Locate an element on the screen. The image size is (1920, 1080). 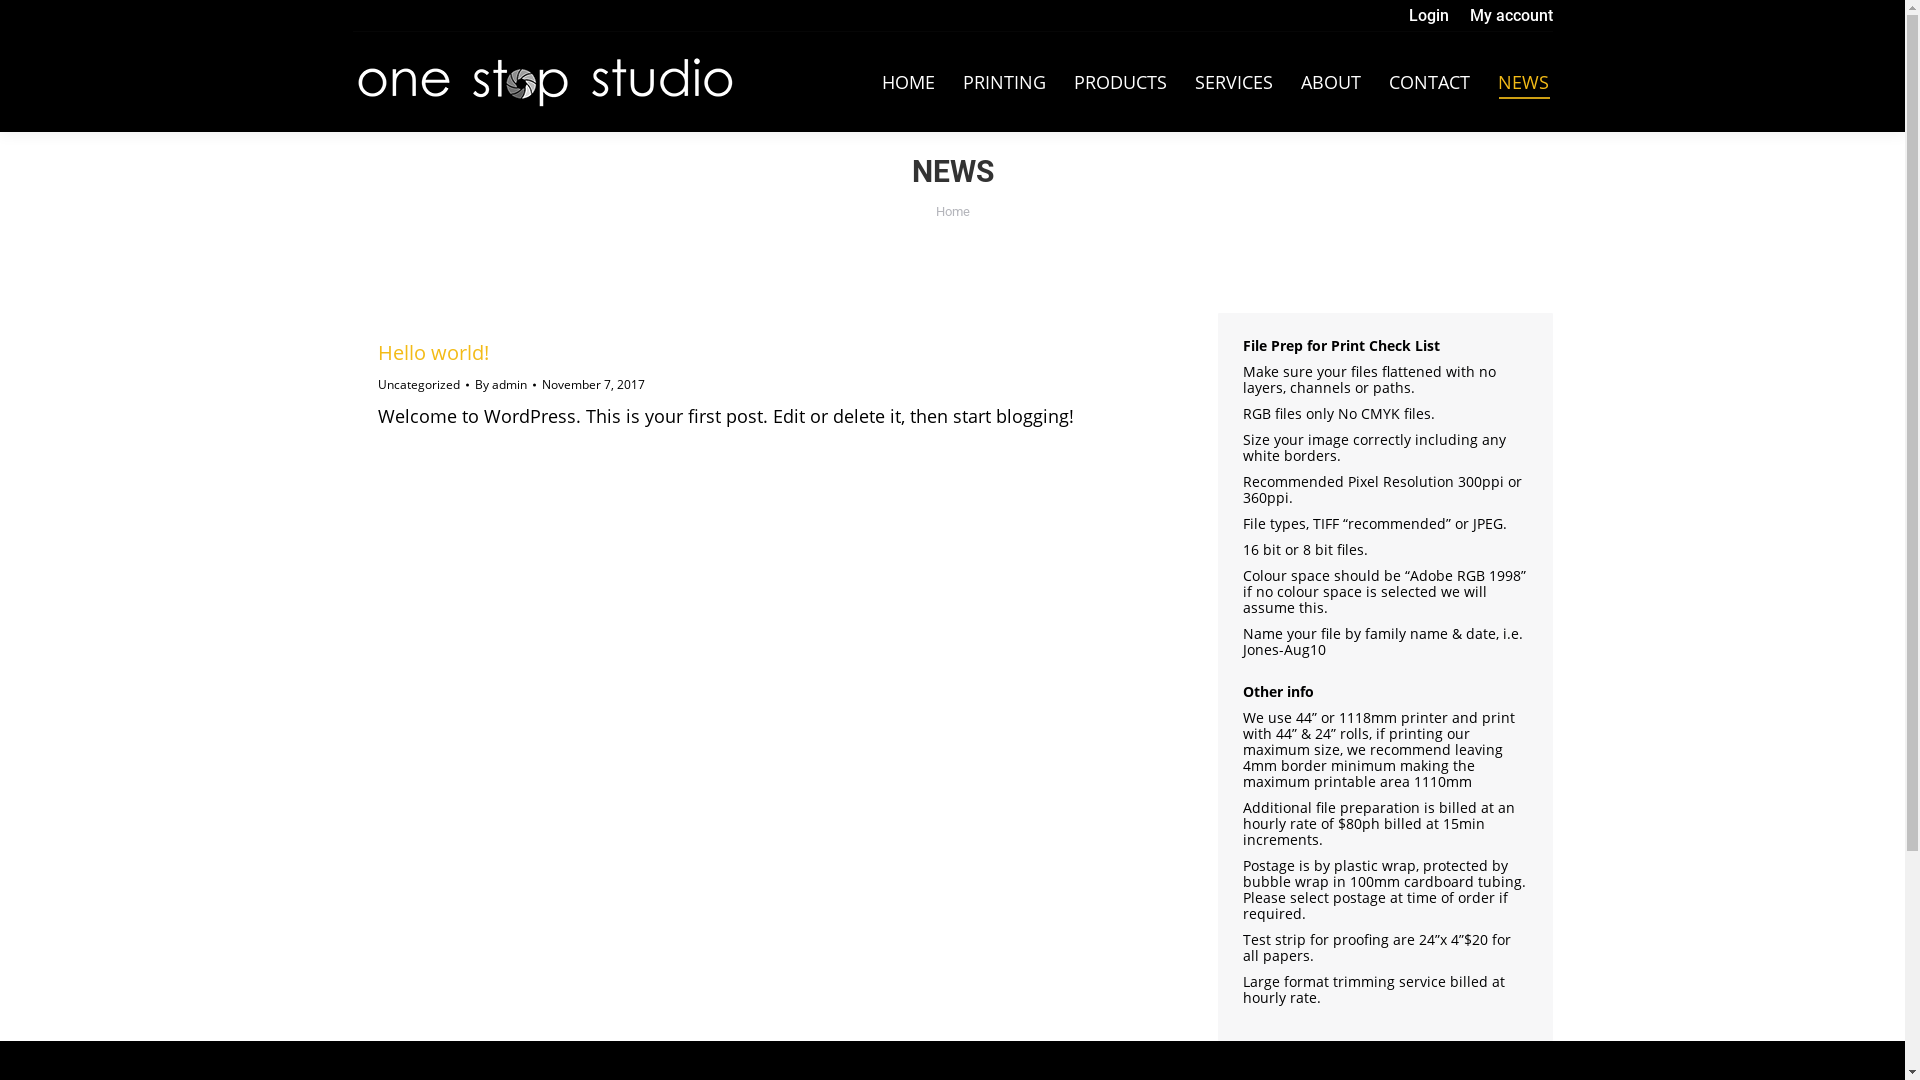
'NEWS' is located at coordinates (1522, 80).